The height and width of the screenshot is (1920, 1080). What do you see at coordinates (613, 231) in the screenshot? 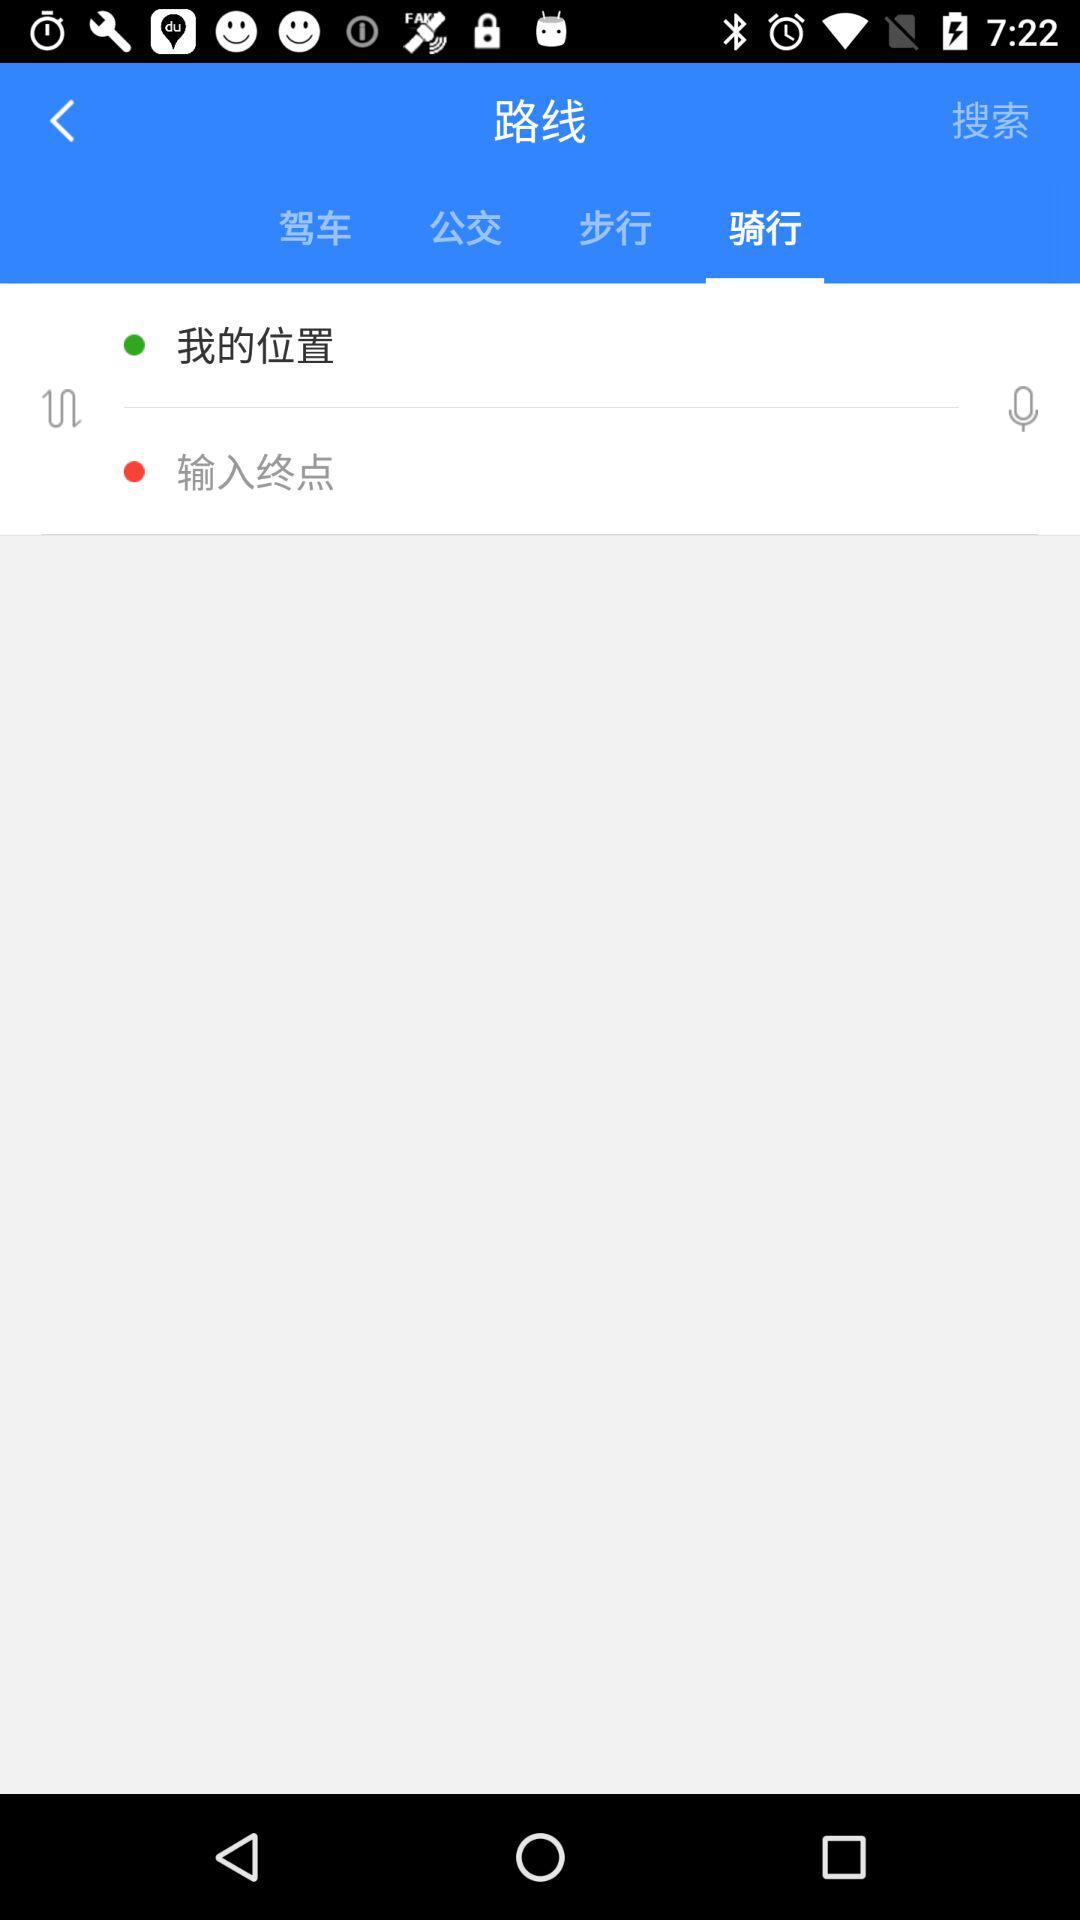
I see `third symbol in the second row` at bounding box center [613, 231].